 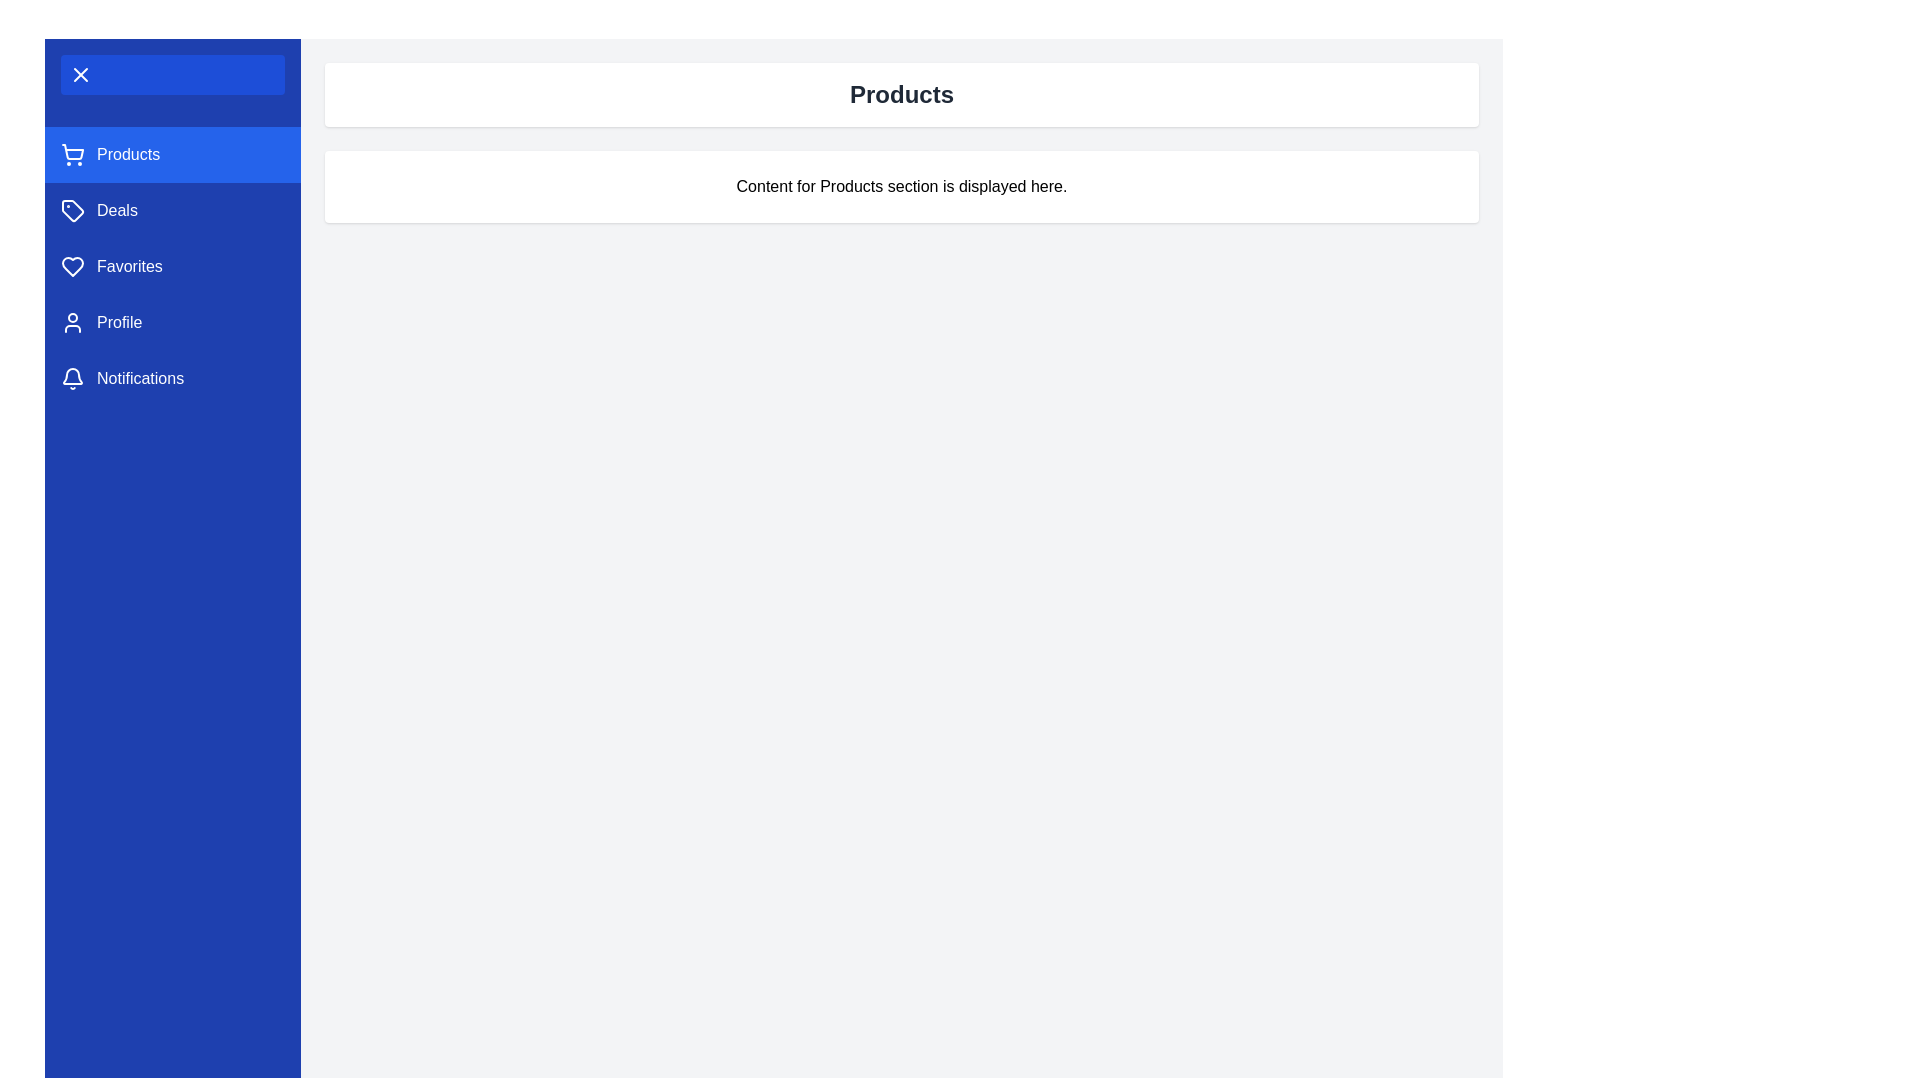 What do you see at coordinates (172, 322) in the screenshot?
I see `the 'Profile' button, which is the fourth item in the vertical list of navigation links in the sidebar` at bounding box center [172, 322].